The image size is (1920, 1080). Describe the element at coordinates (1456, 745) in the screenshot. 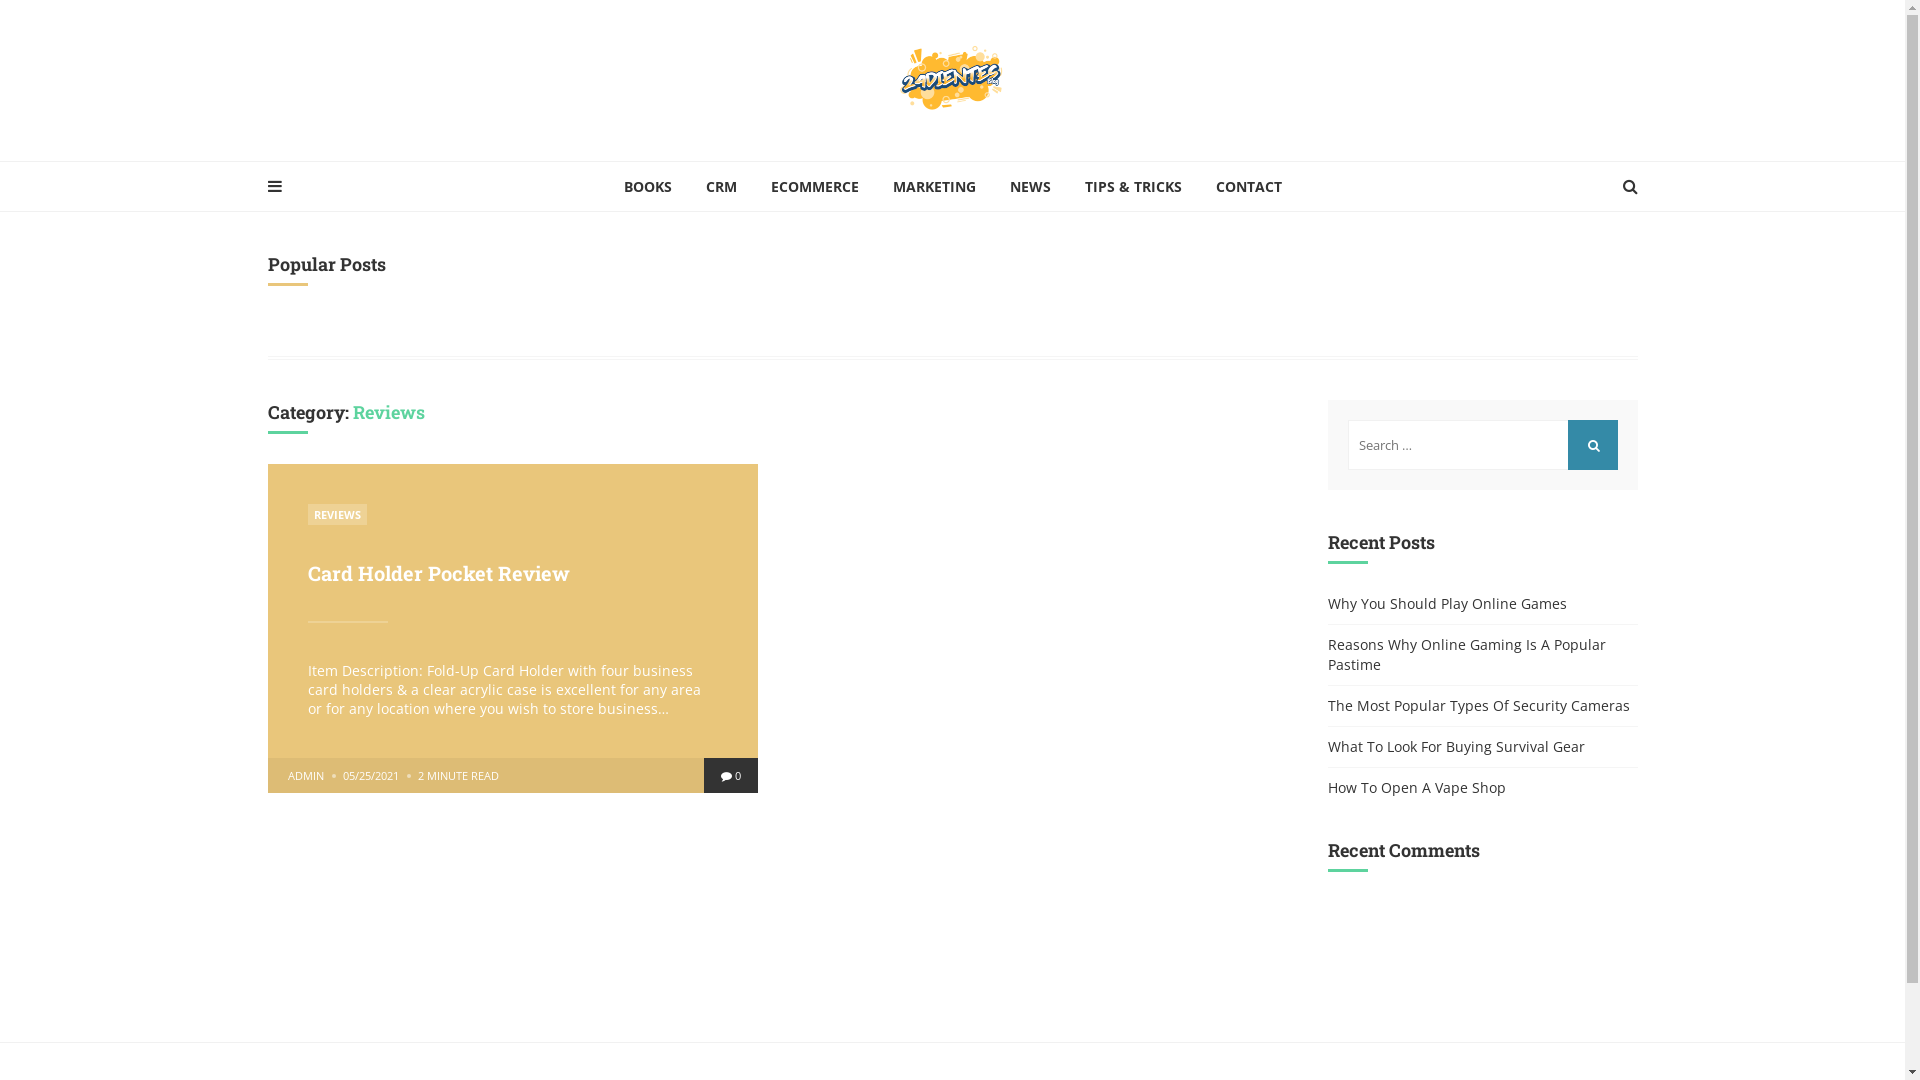

I see `'What To Look For Buying Survival Gear'` at that location.